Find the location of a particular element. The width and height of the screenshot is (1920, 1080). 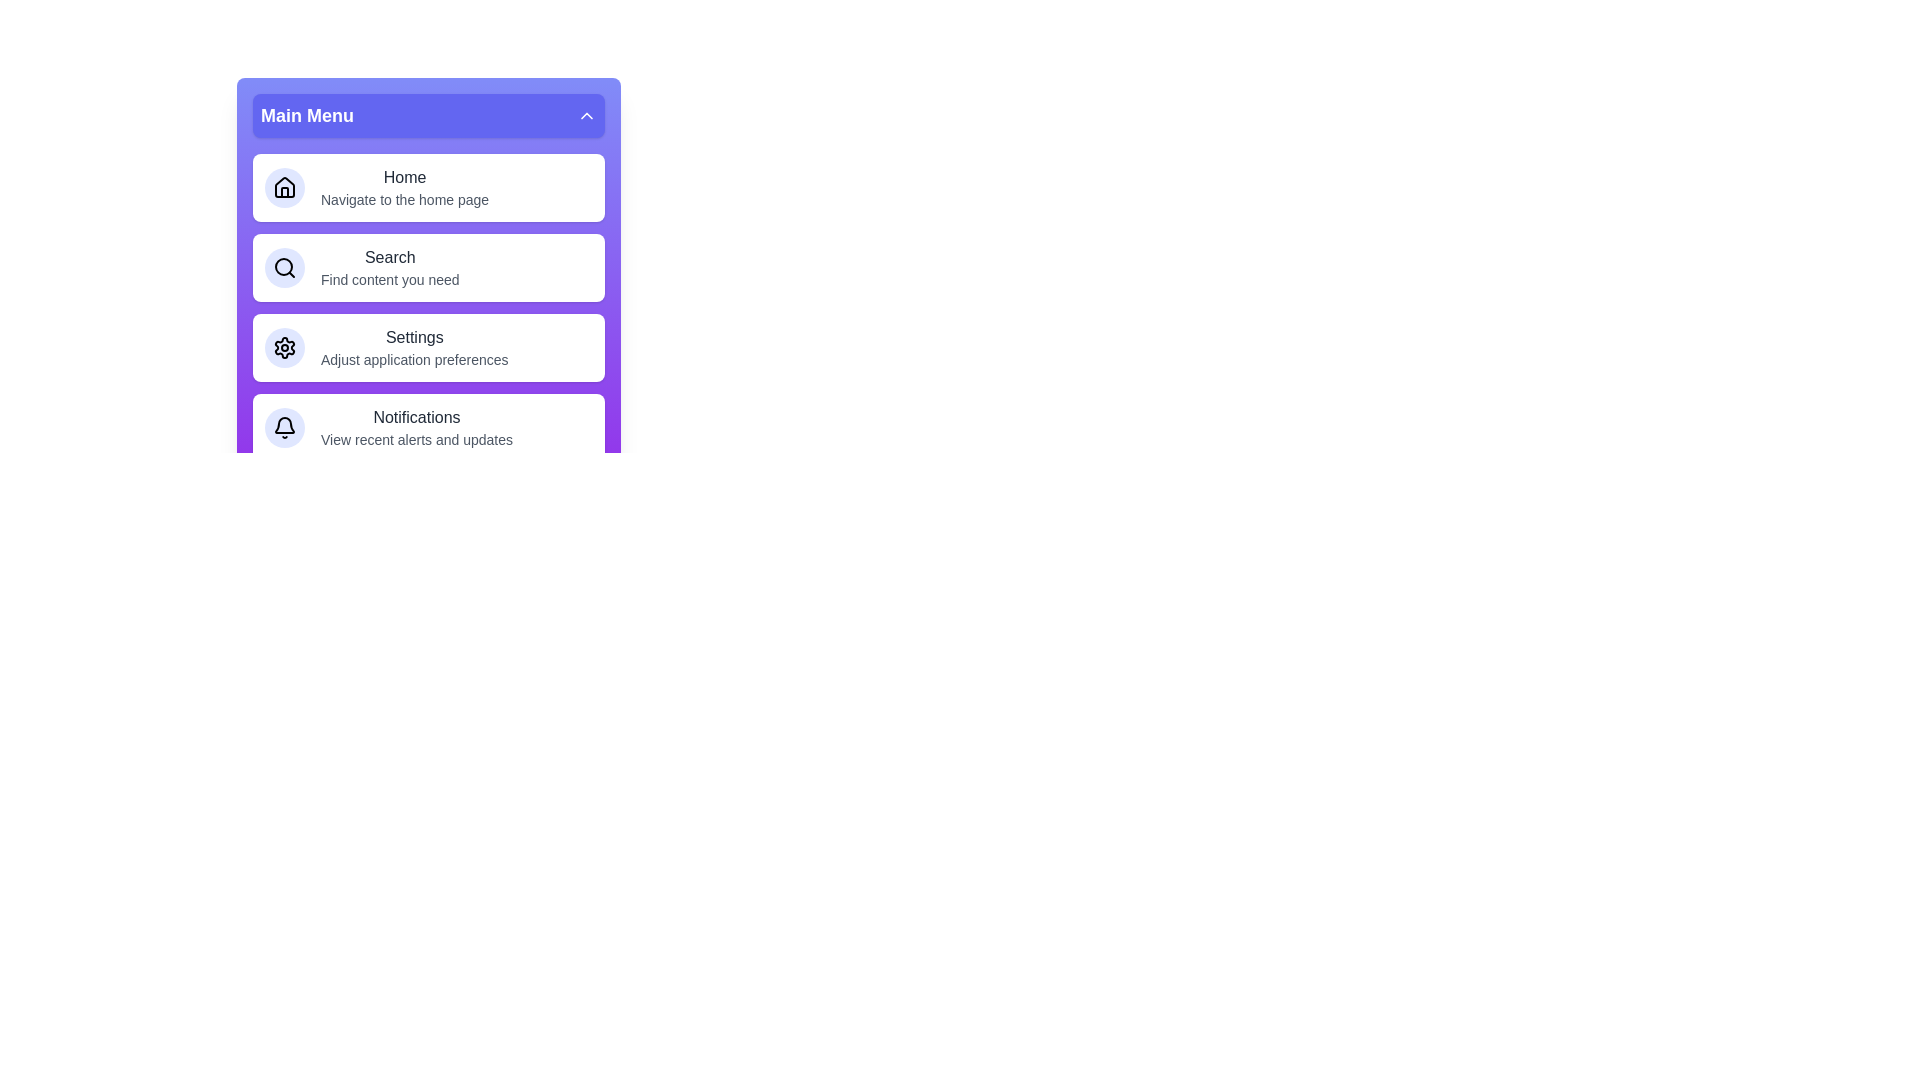

the toggle button to expand or collapse the sidebar menu is located at coordinates (427, 115).